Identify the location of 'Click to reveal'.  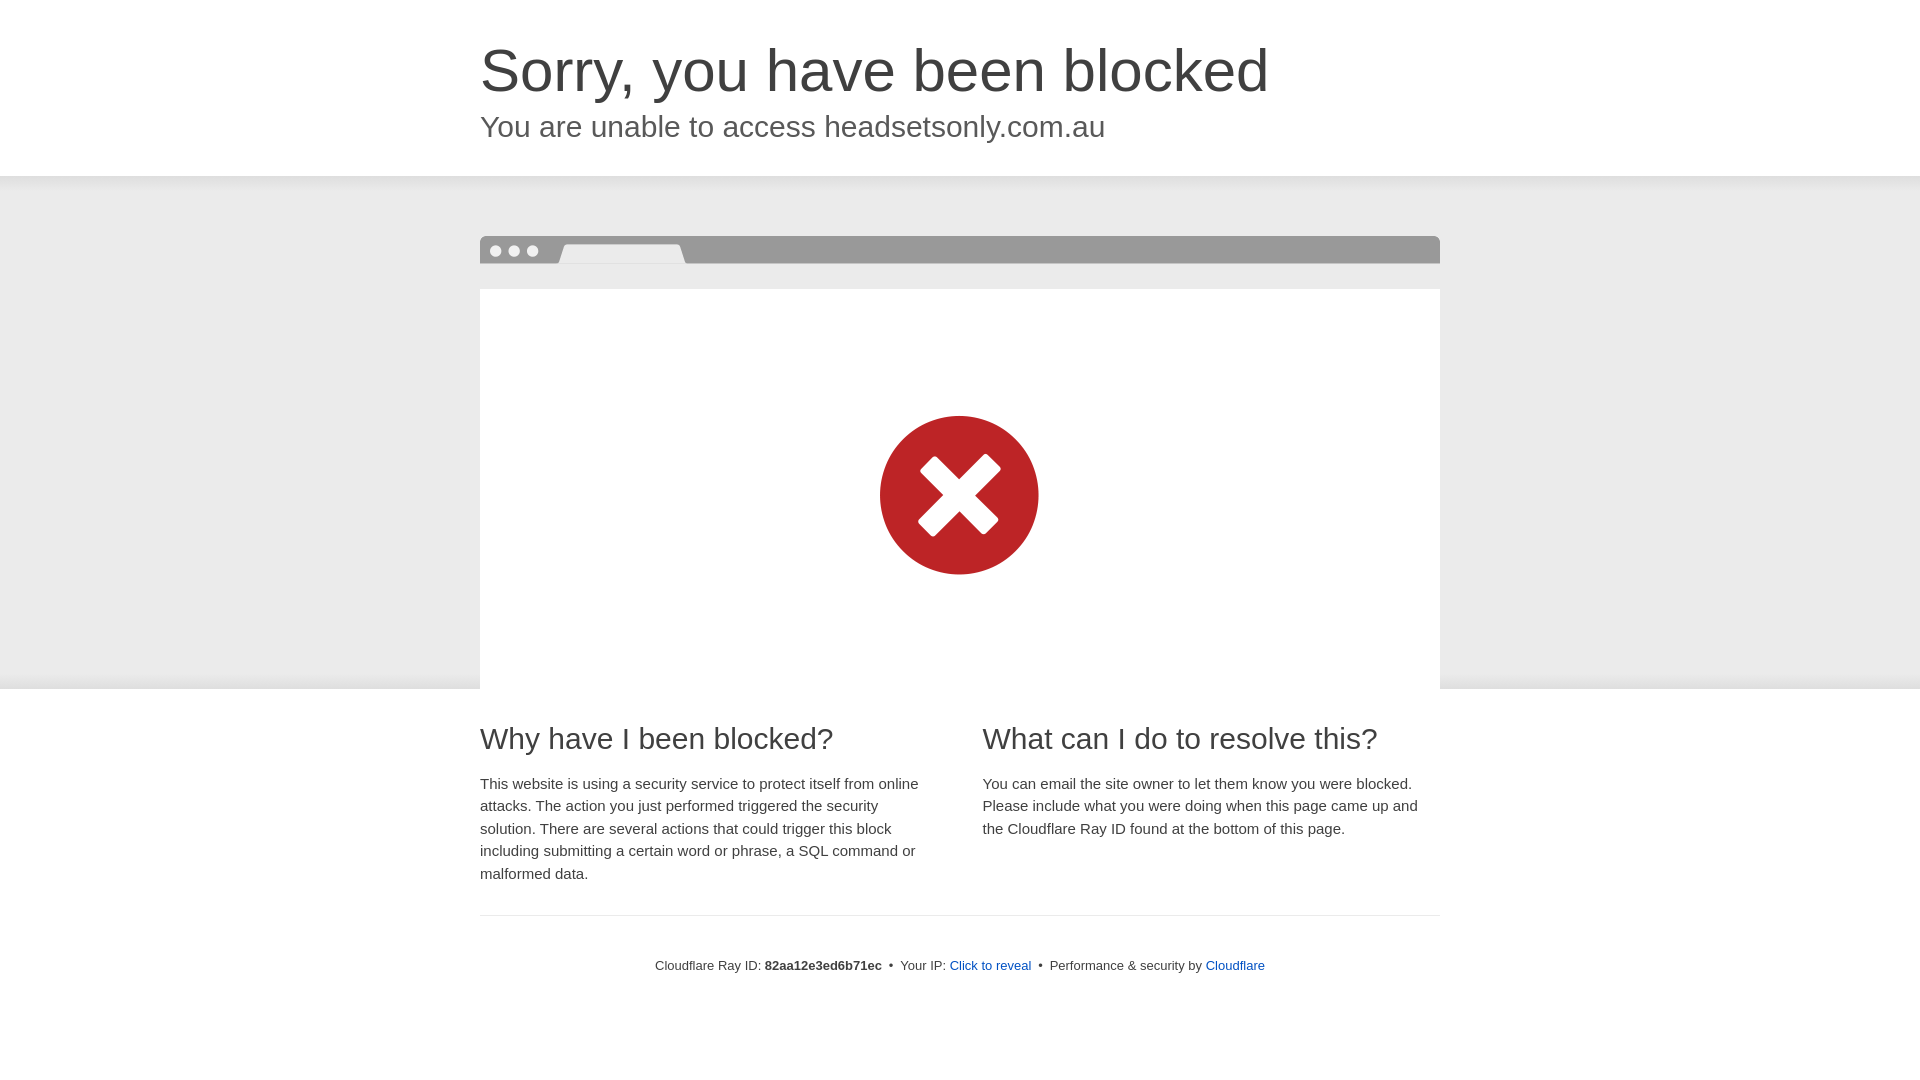
(990, 964).